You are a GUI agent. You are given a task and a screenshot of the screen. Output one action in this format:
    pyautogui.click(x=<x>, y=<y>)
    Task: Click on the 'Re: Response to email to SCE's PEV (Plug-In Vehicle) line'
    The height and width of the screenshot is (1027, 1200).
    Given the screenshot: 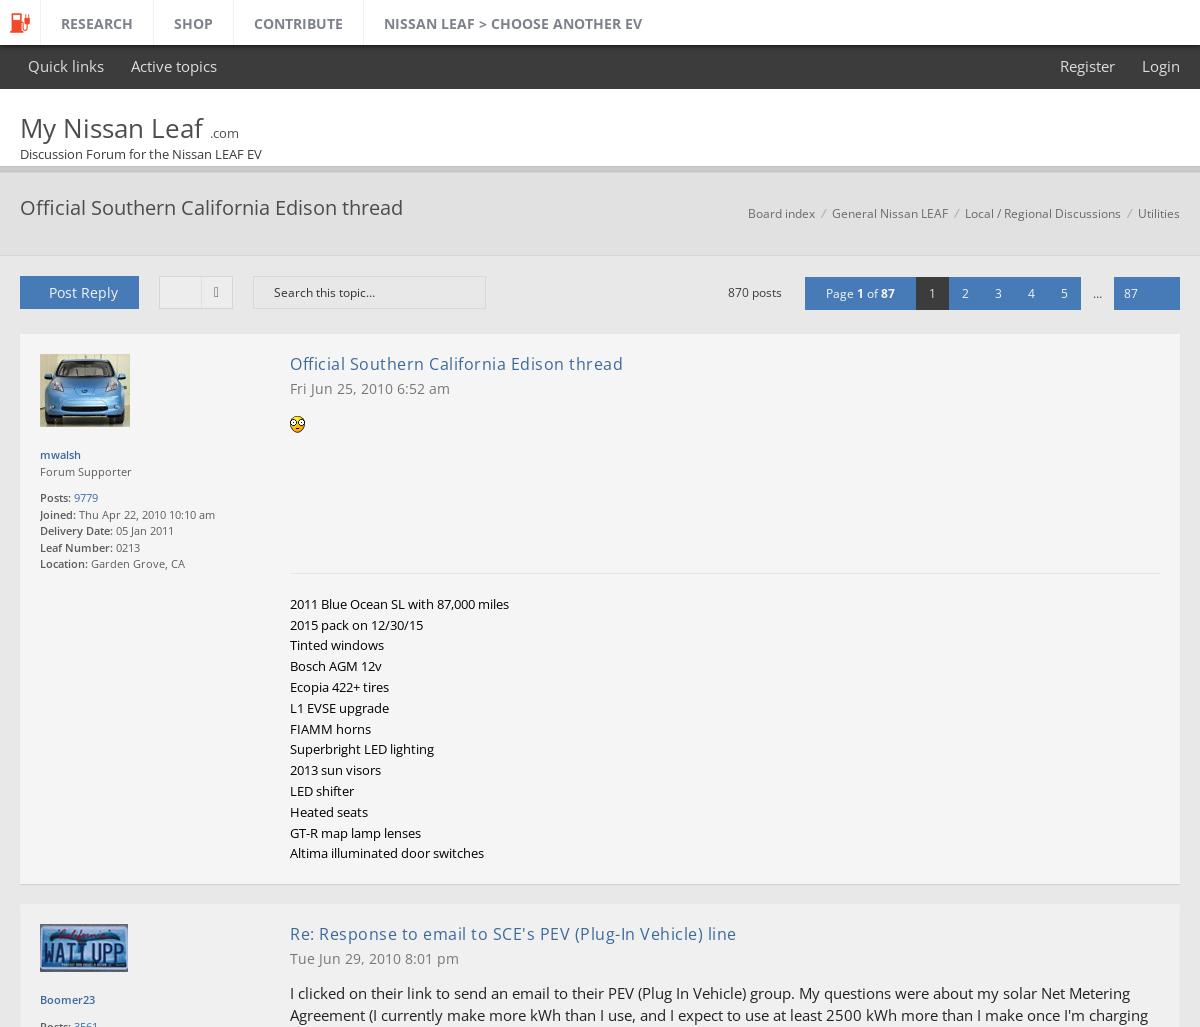 What is the action you would take?
    pyautogui.click(x=289, y=933)
    